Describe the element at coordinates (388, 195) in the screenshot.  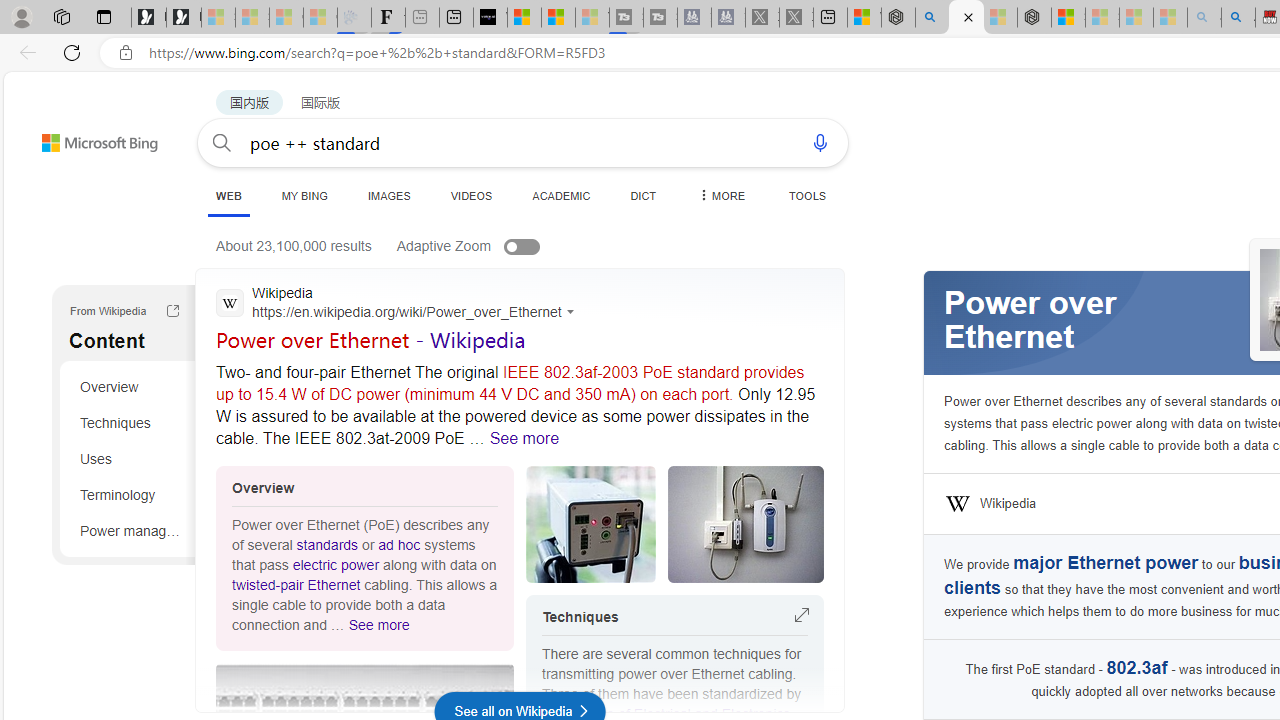
I see `'IMAGES'` at that location.